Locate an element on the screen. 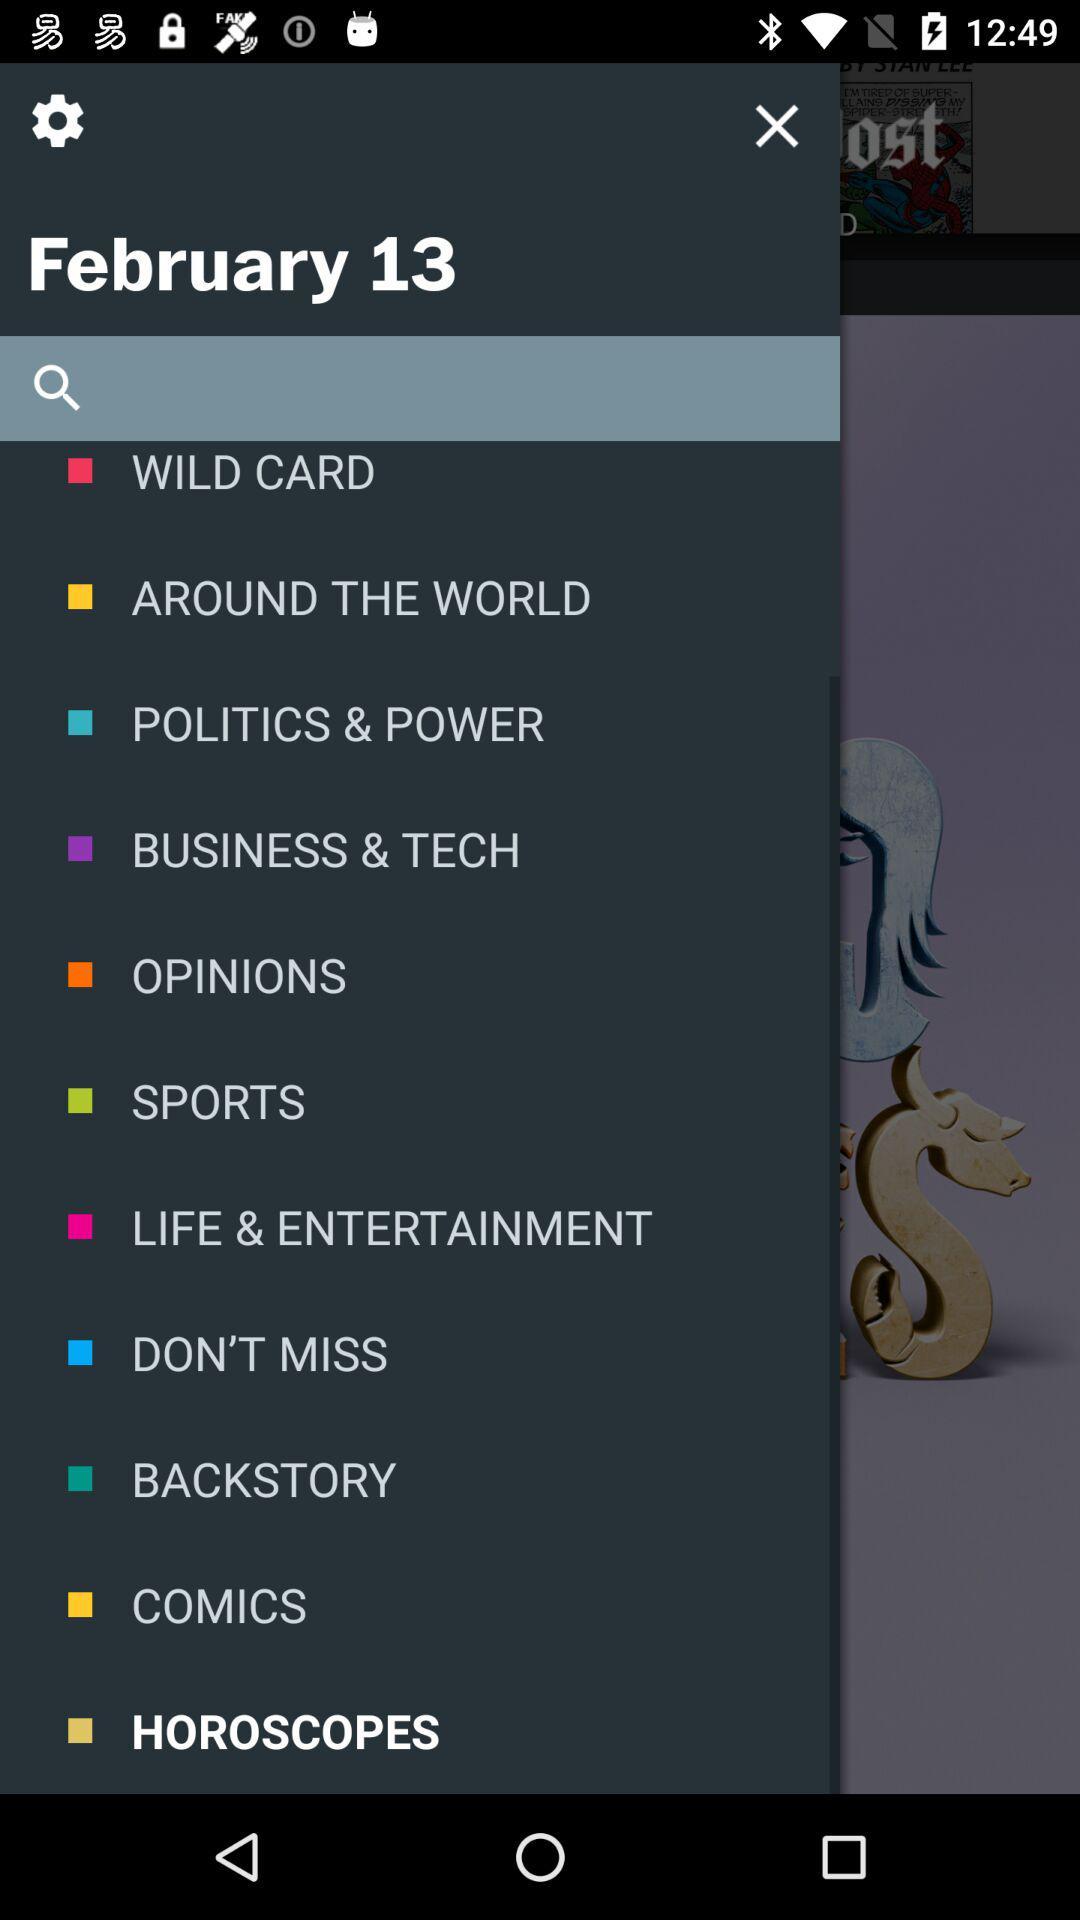  the opinions item is located at coordinates (419, 974).